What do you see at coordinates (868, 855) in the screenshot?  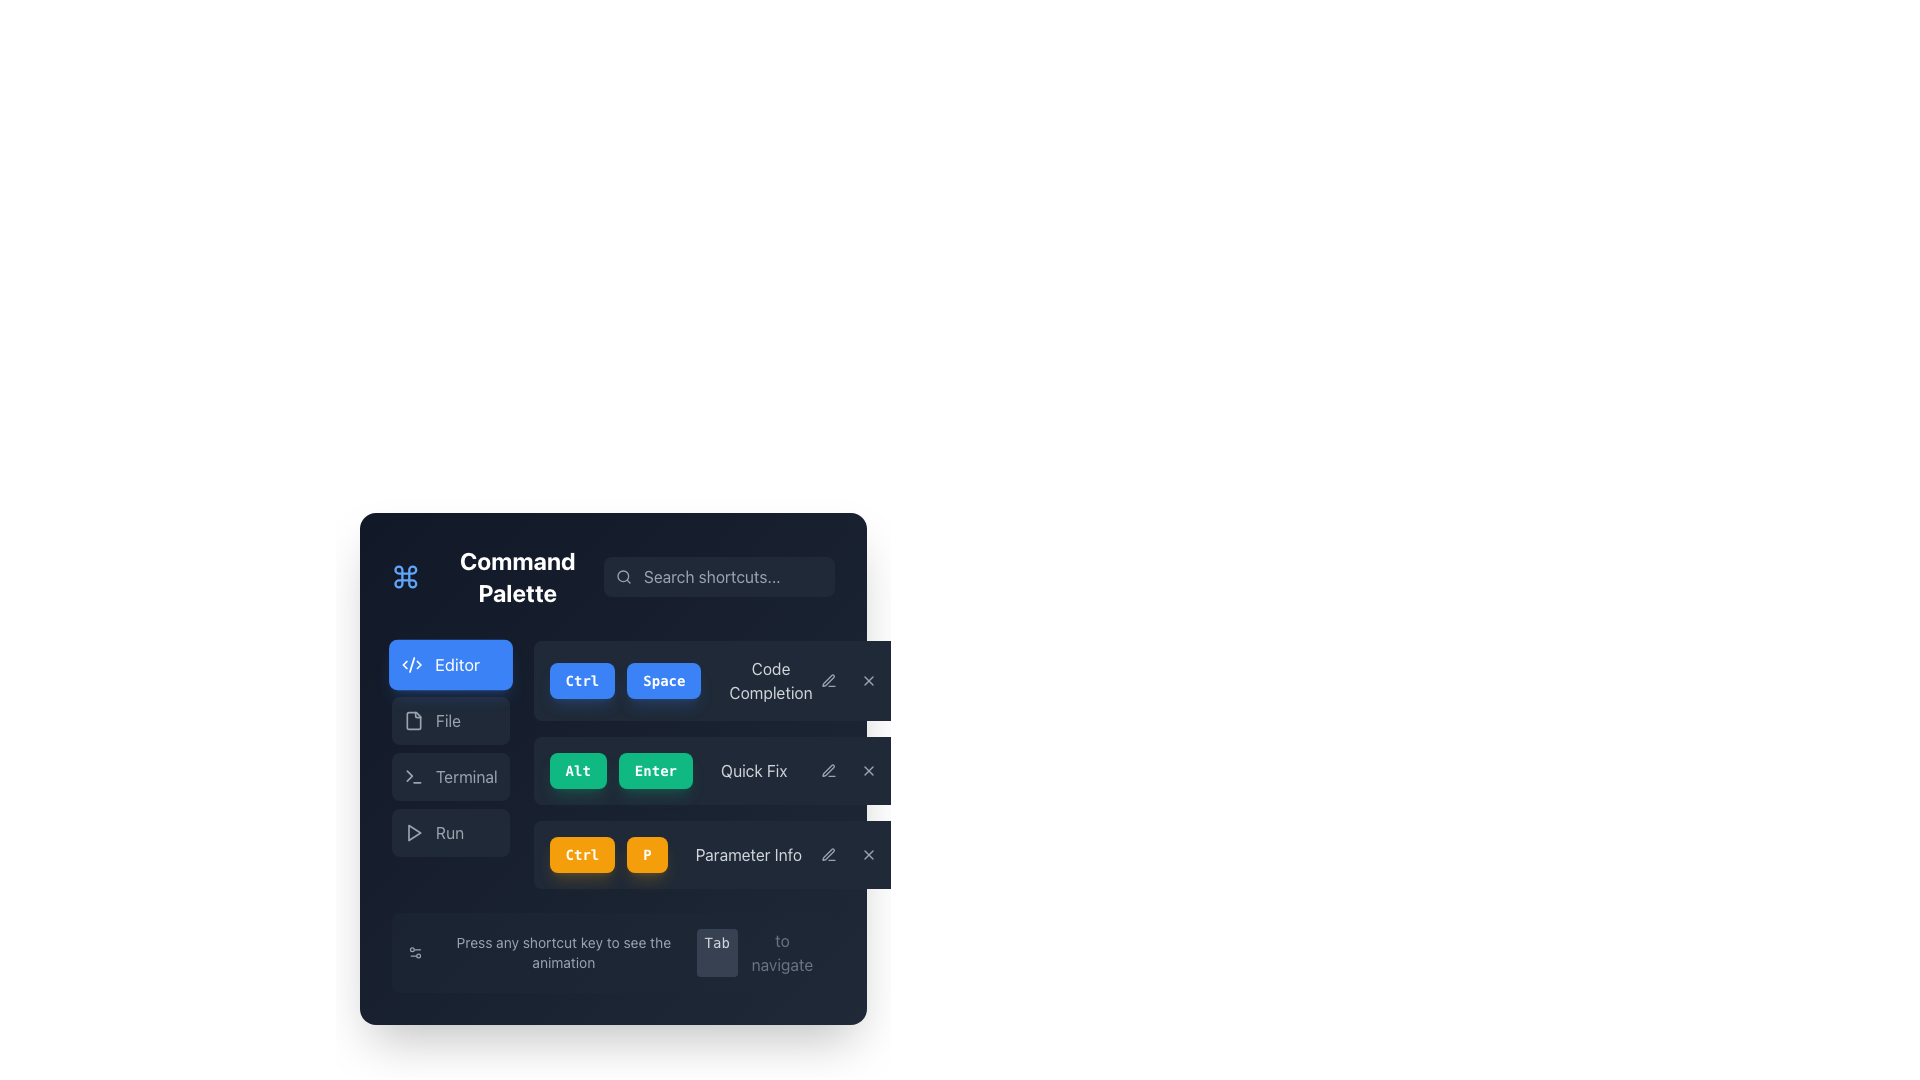 I see `the close Icon Button located in the top-right corner of the 'Parameter Info' row within the Command Palette modal window to trigger hover effects` at bounding box center [868, 855].